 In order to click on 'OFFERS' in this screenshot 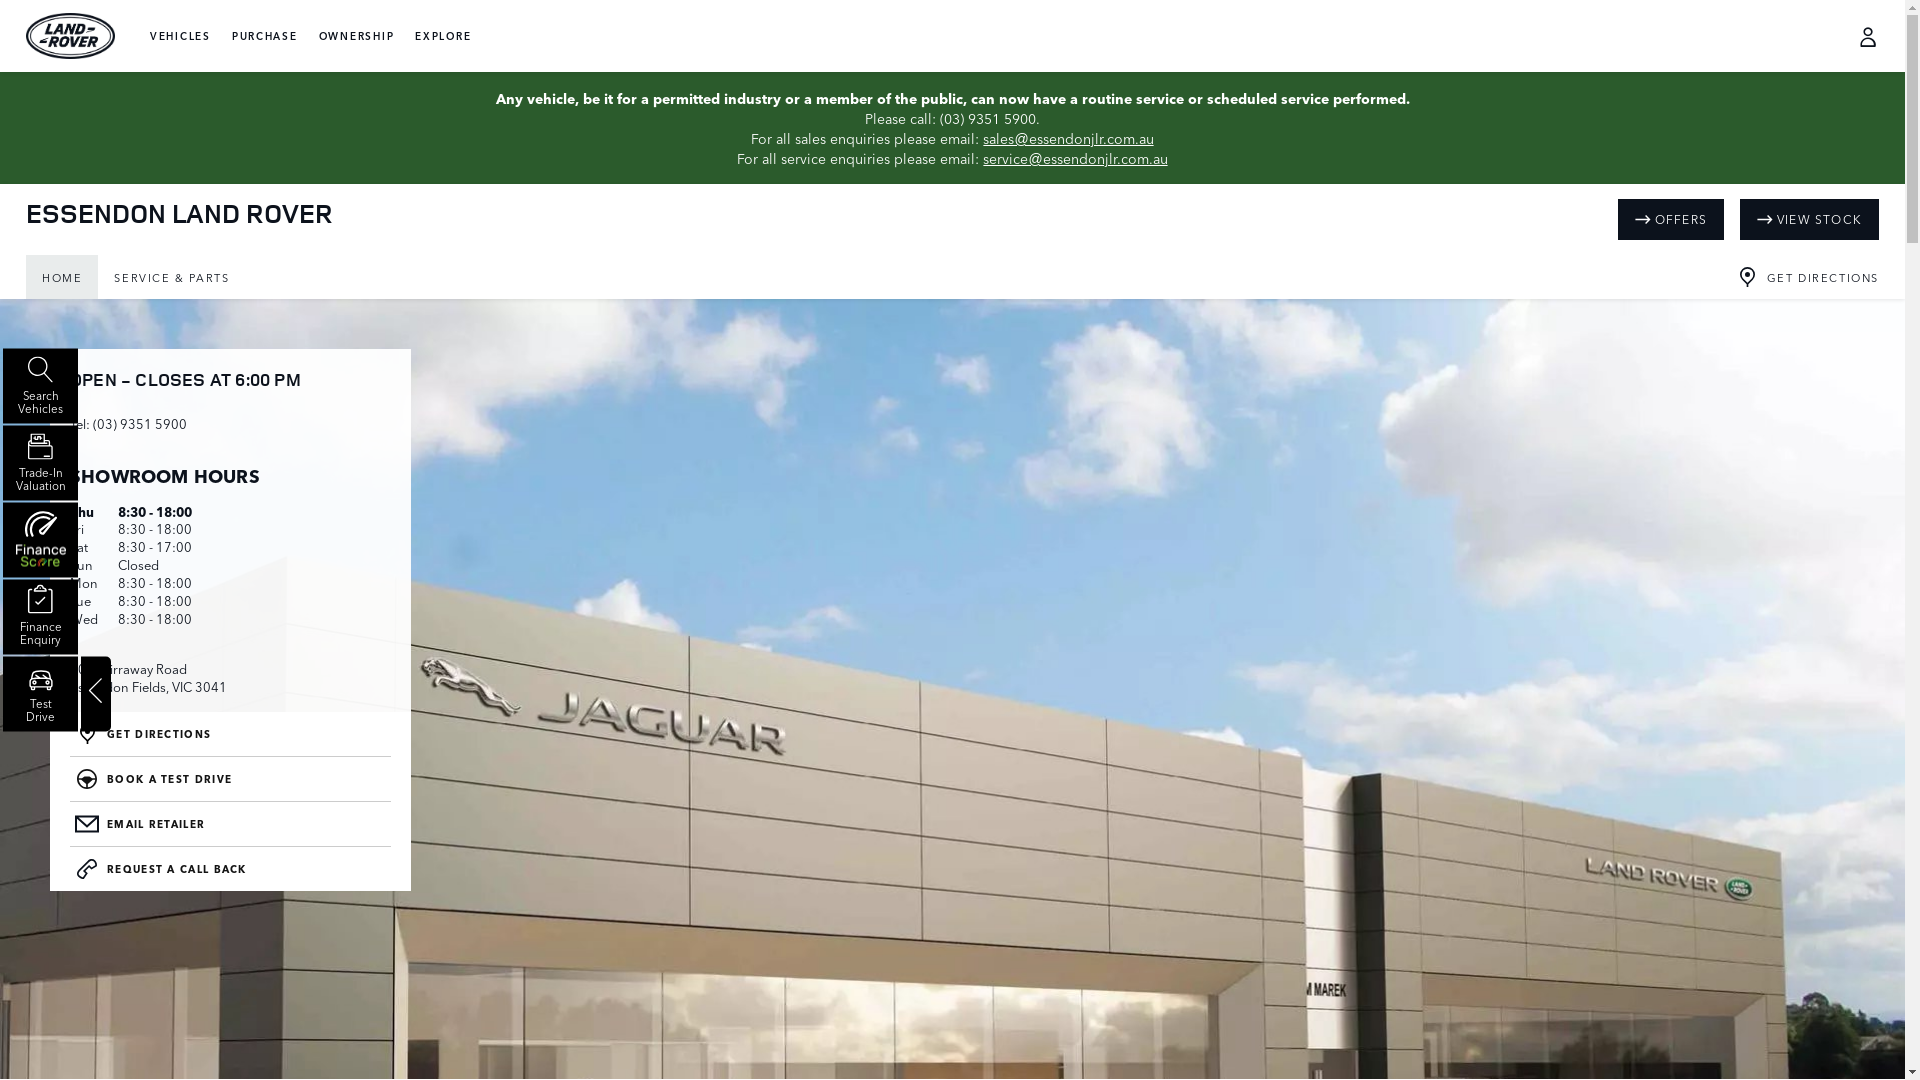, I will do `click(1670, 219)`.